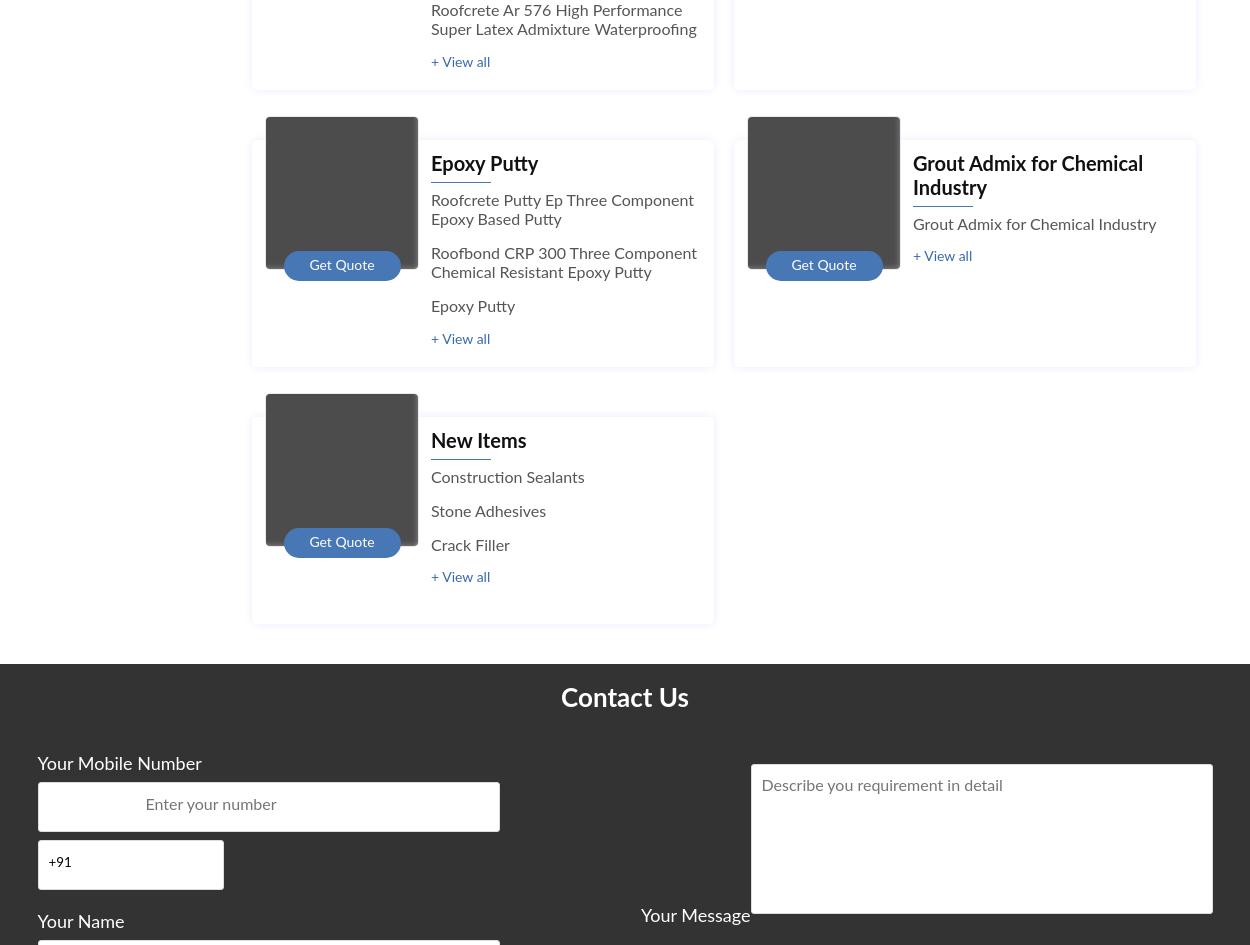  I want to click on 'Construction Sealants', so click(507, 476).